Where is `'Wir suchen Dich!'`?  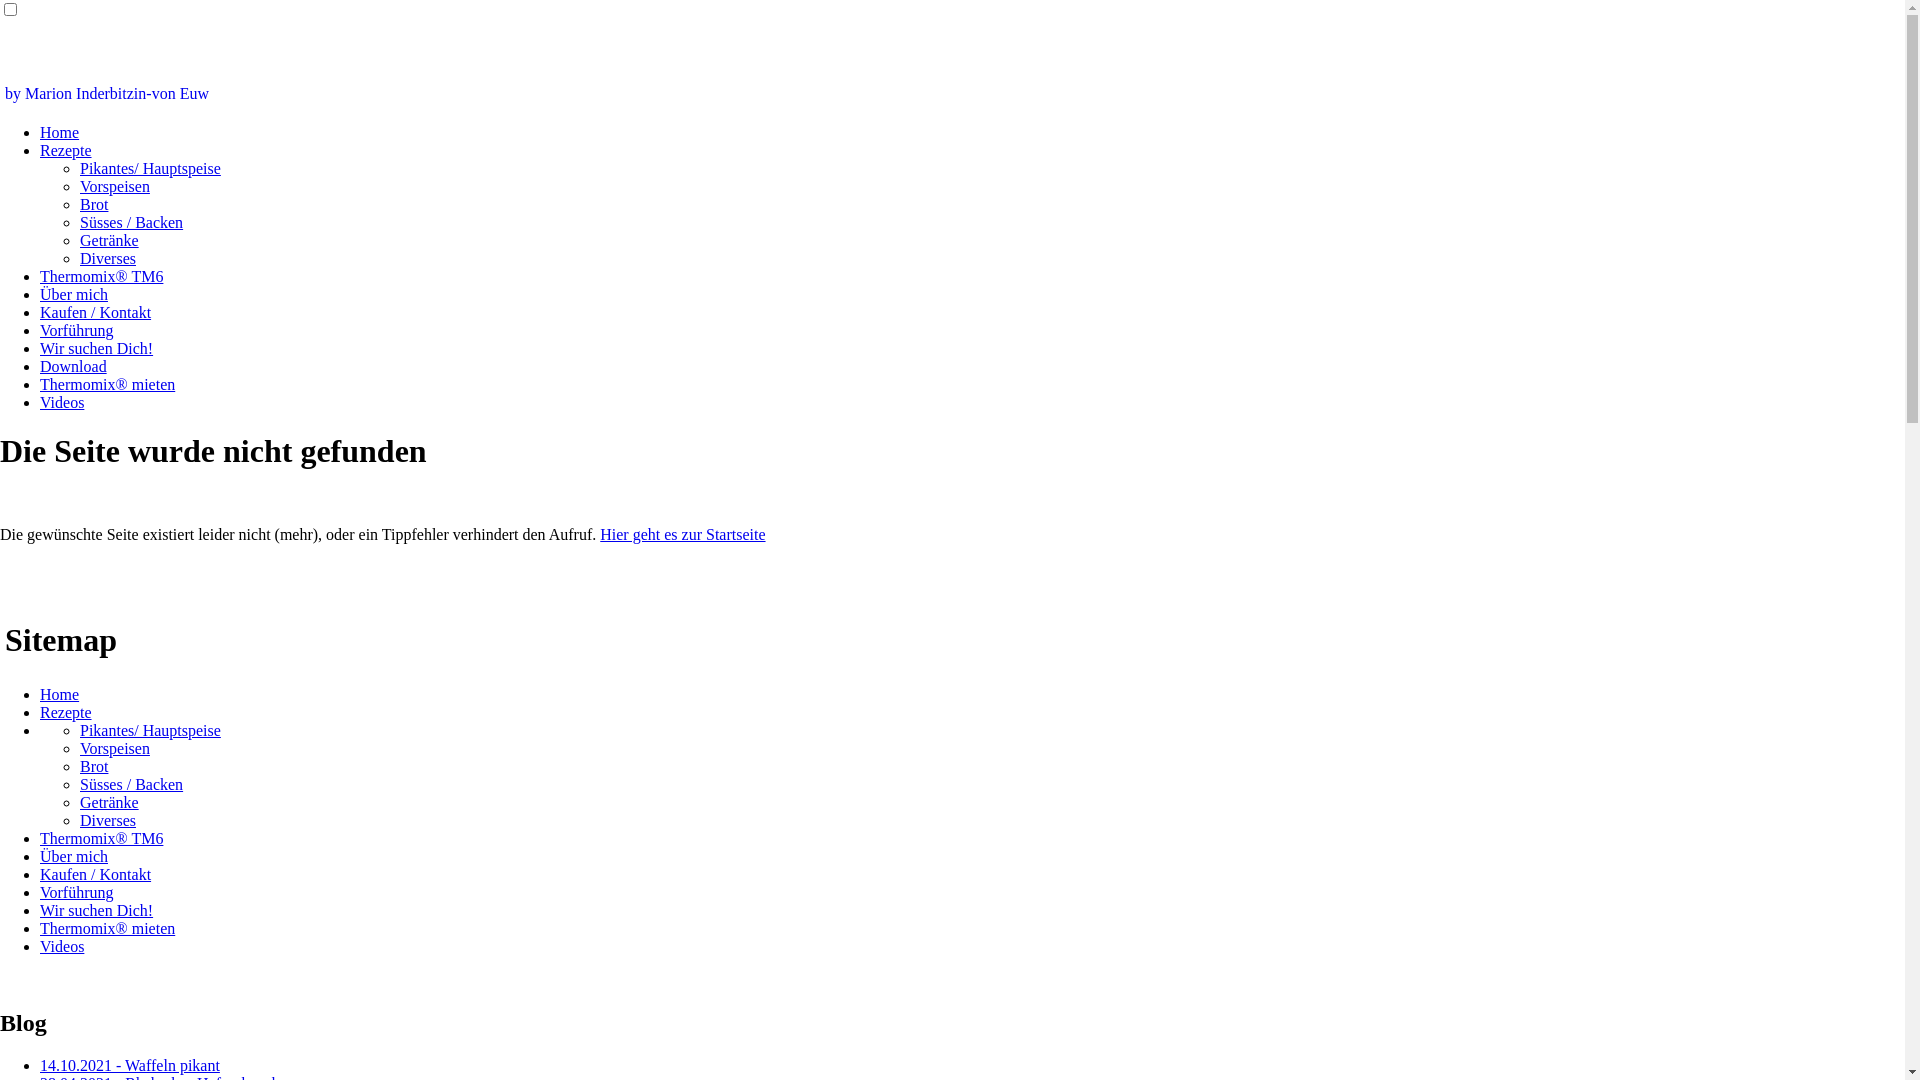 'Wir suchen Dich!' is located at coordinates (95, 910).